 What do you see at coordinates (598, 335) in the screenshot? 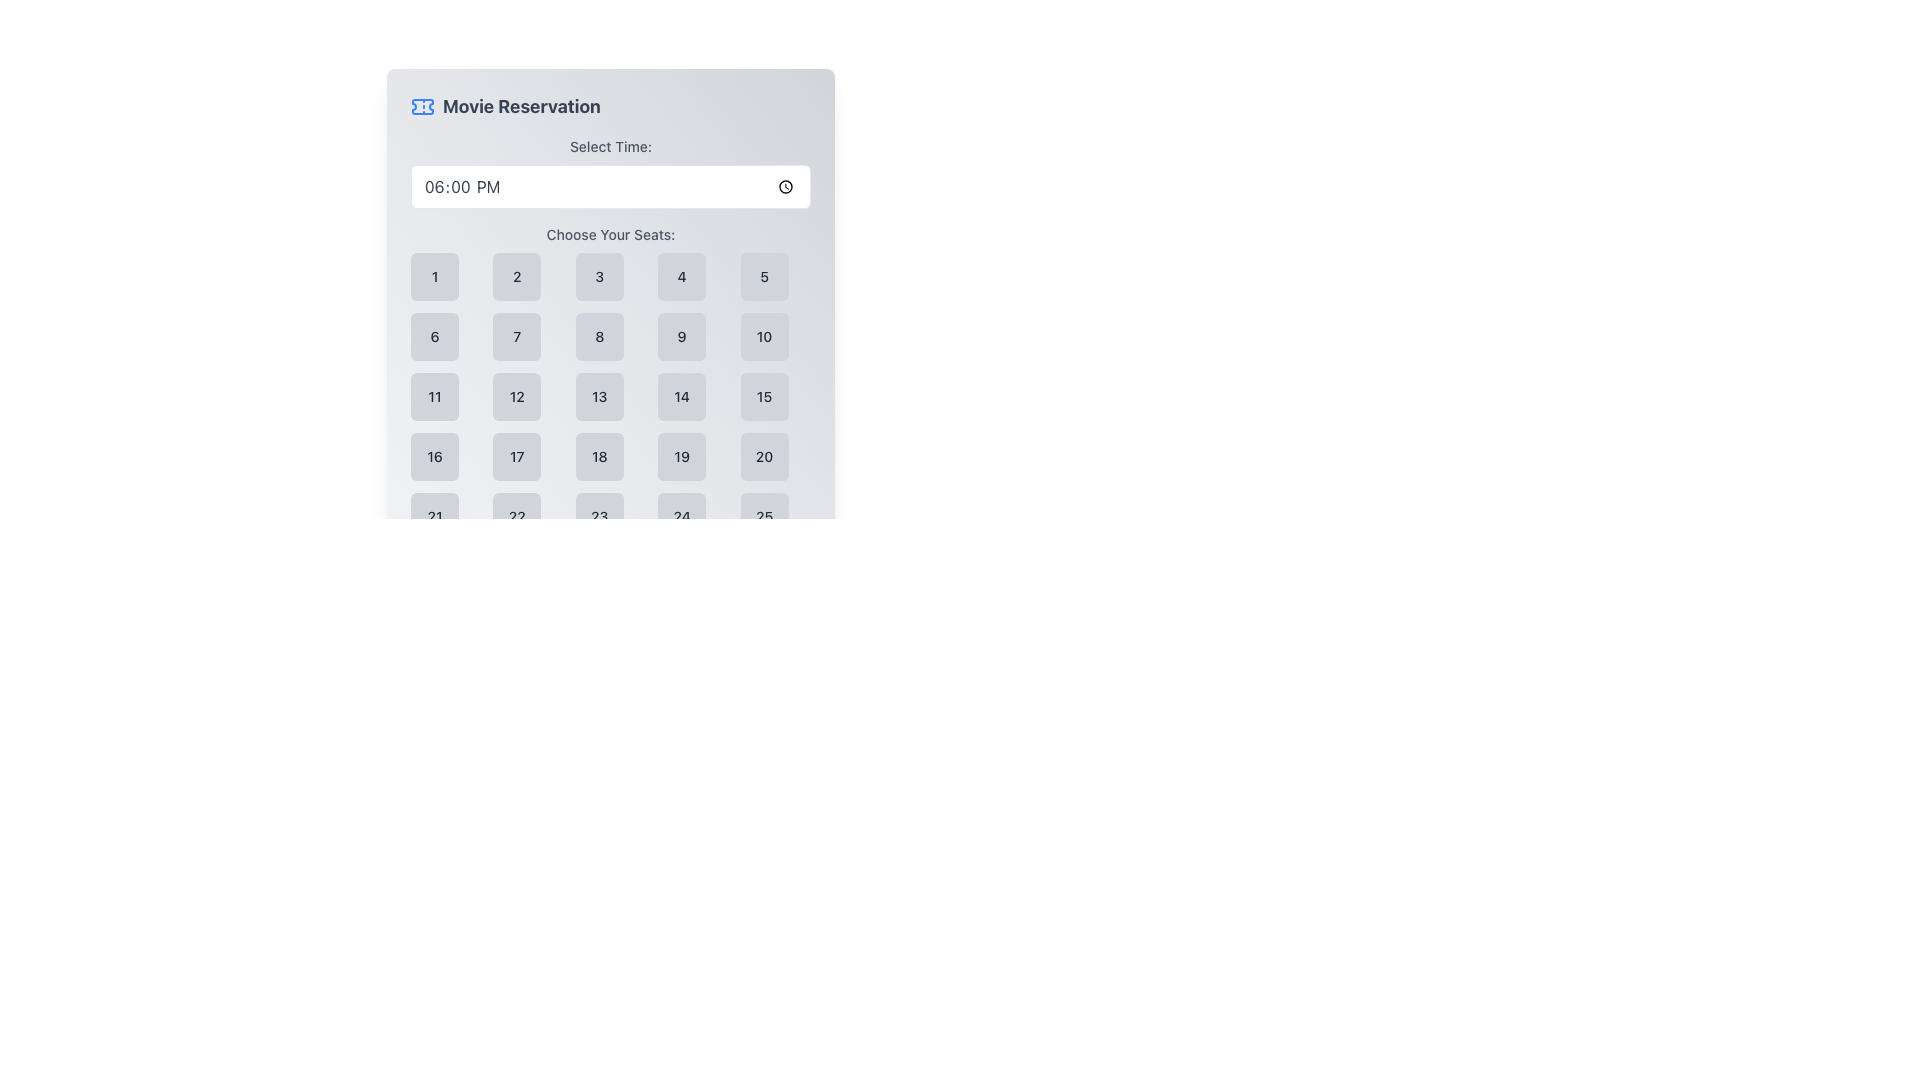
I see `the button` at bounding box center [598, 335].